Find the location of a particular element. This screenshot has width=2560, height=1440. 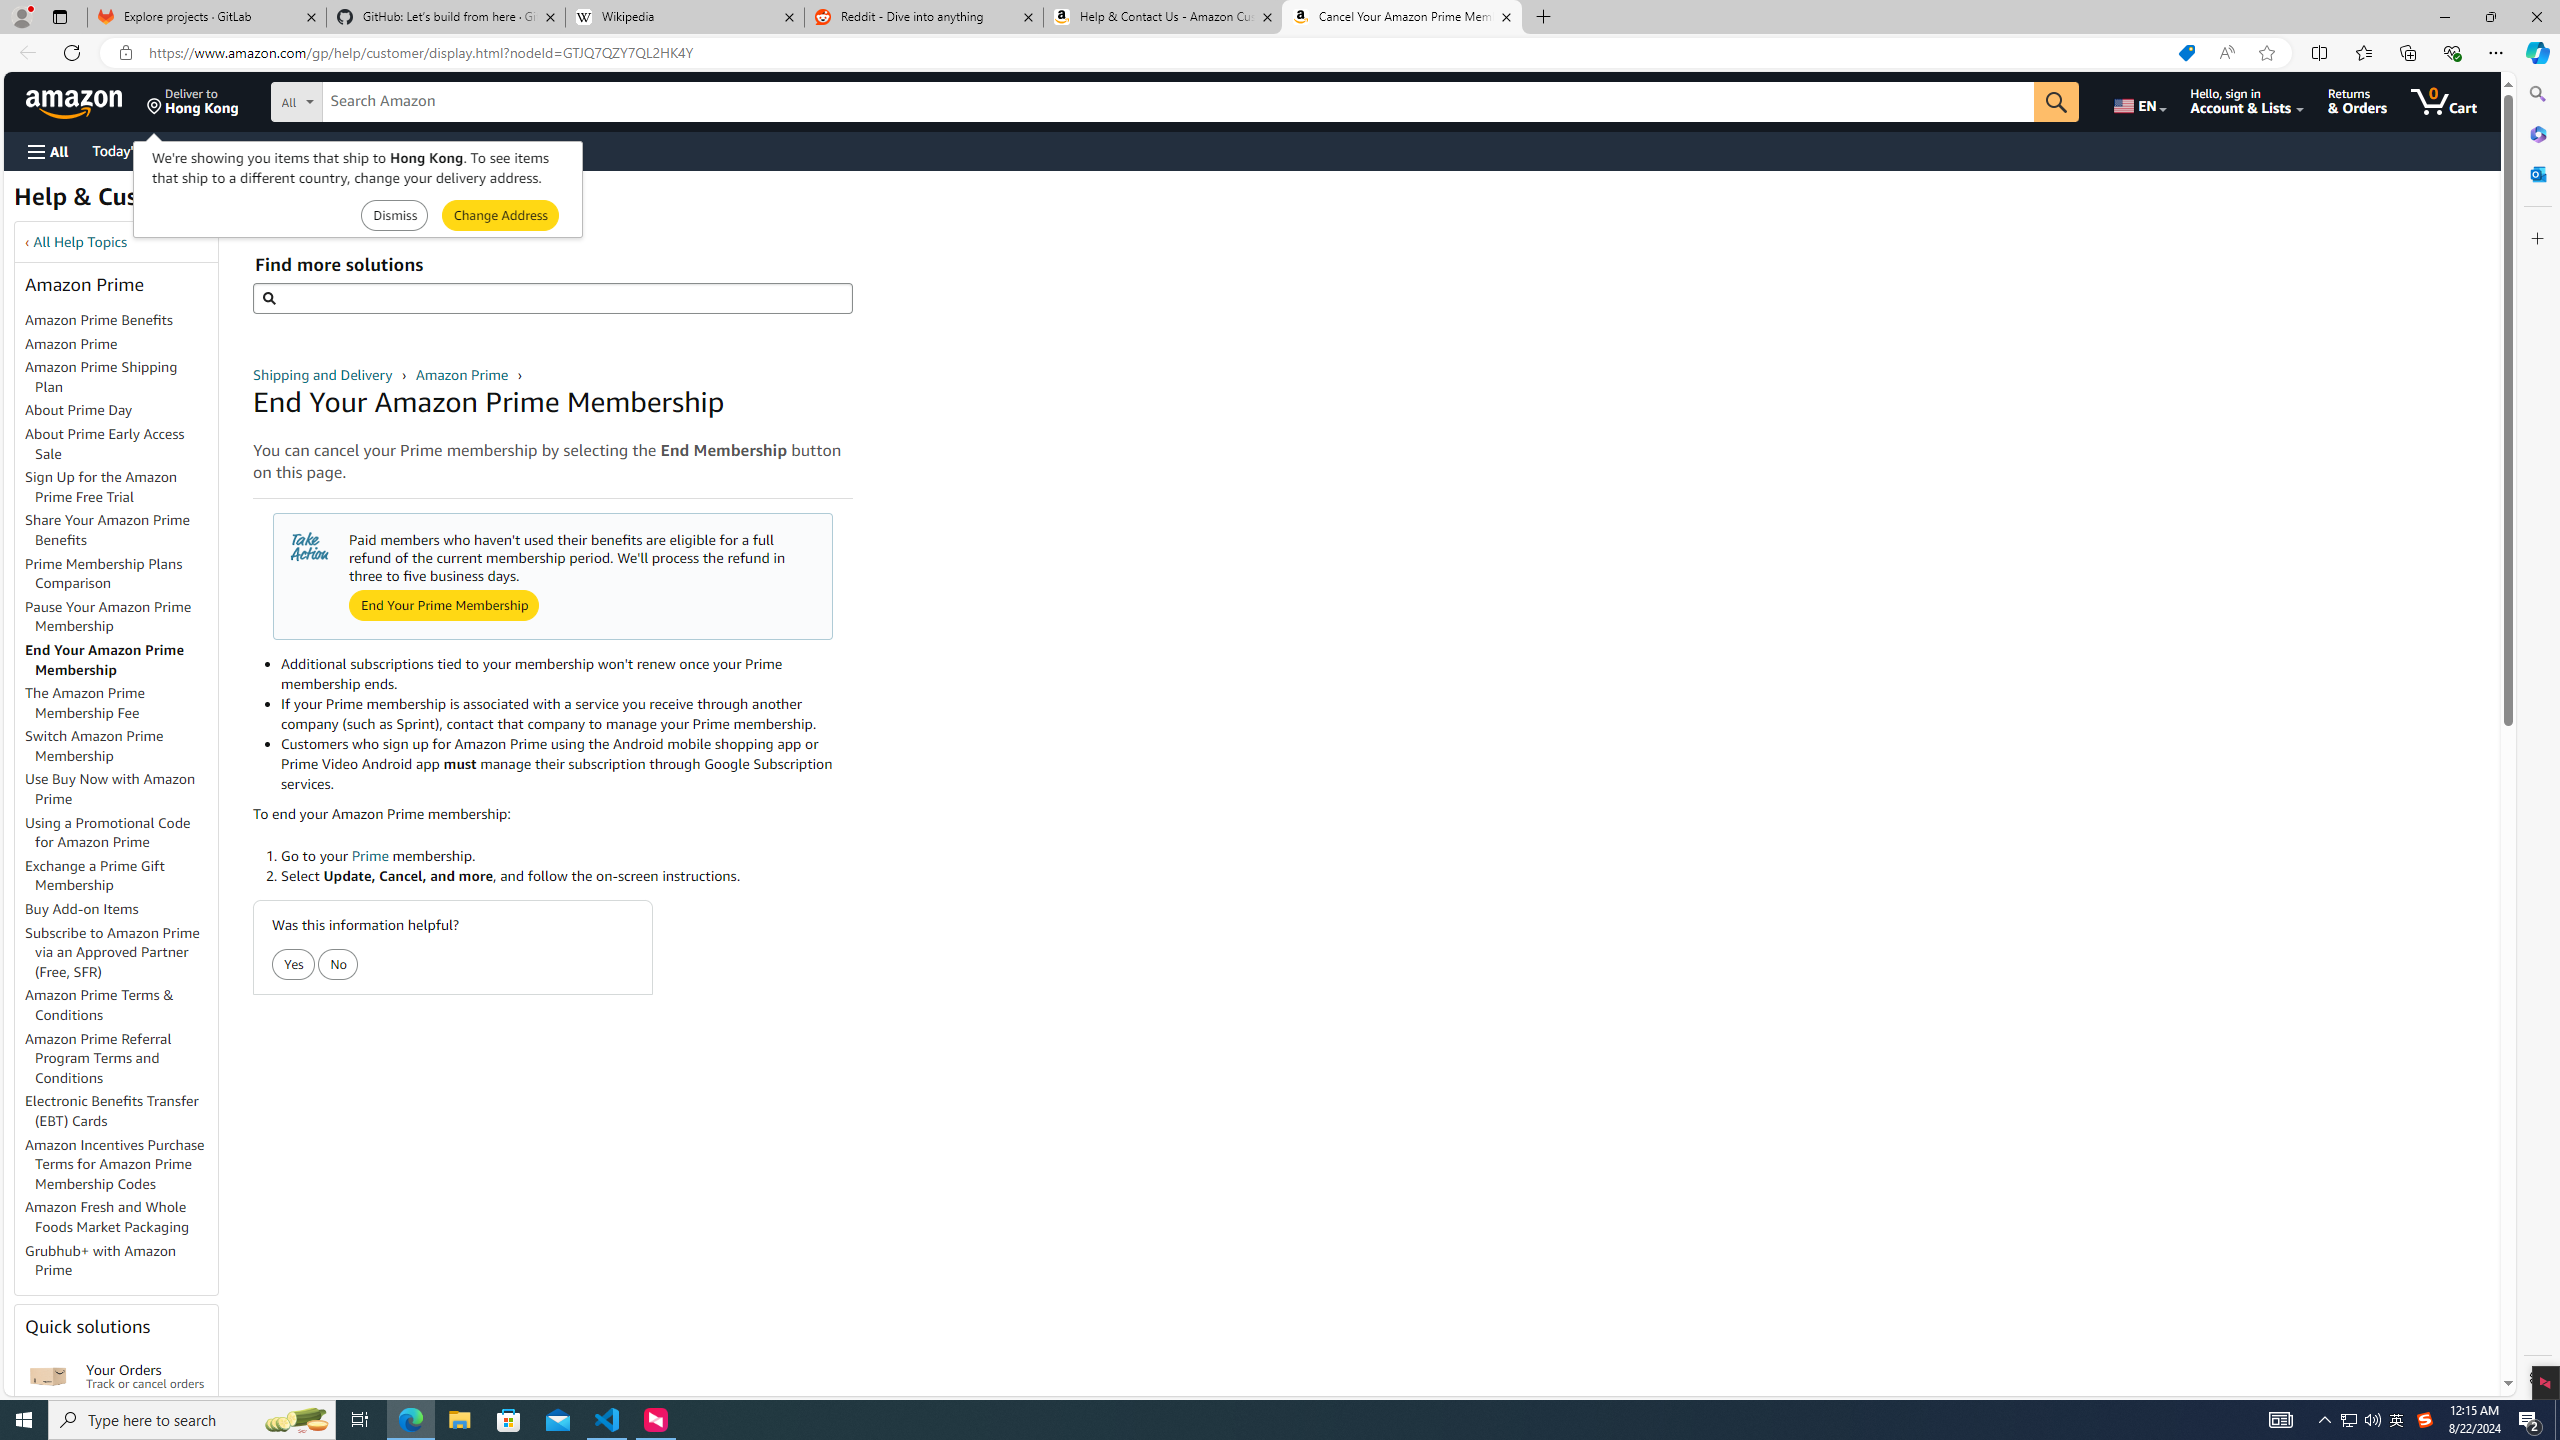

'Electronic Benefits Transfer (EBT) Cards' is located at coordinates (111, 1110).